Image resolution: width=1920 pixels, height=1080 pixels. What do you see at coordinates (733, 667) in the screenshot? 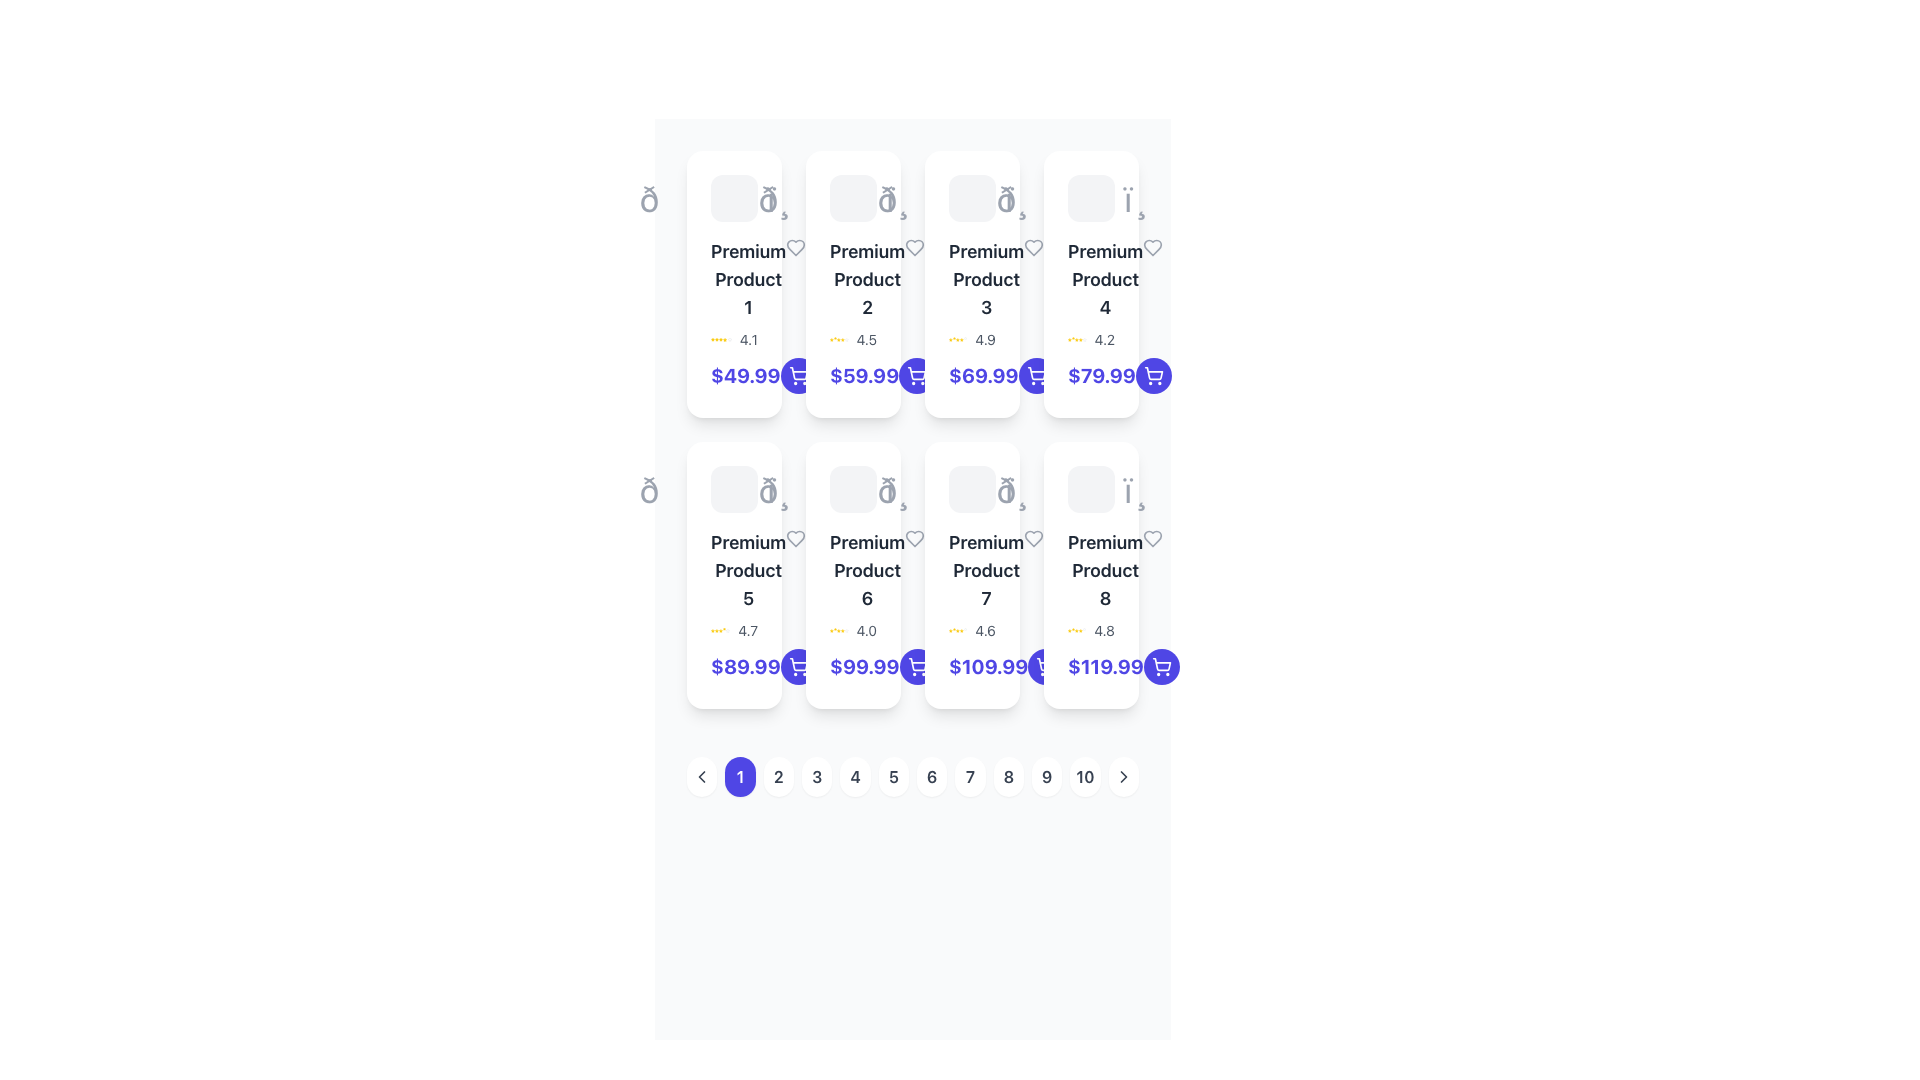
I see `price value displayed in the text label located in the product card for 'Premium Product 5', positioned above the shopping cart icon` at bounding box center [733, 667].